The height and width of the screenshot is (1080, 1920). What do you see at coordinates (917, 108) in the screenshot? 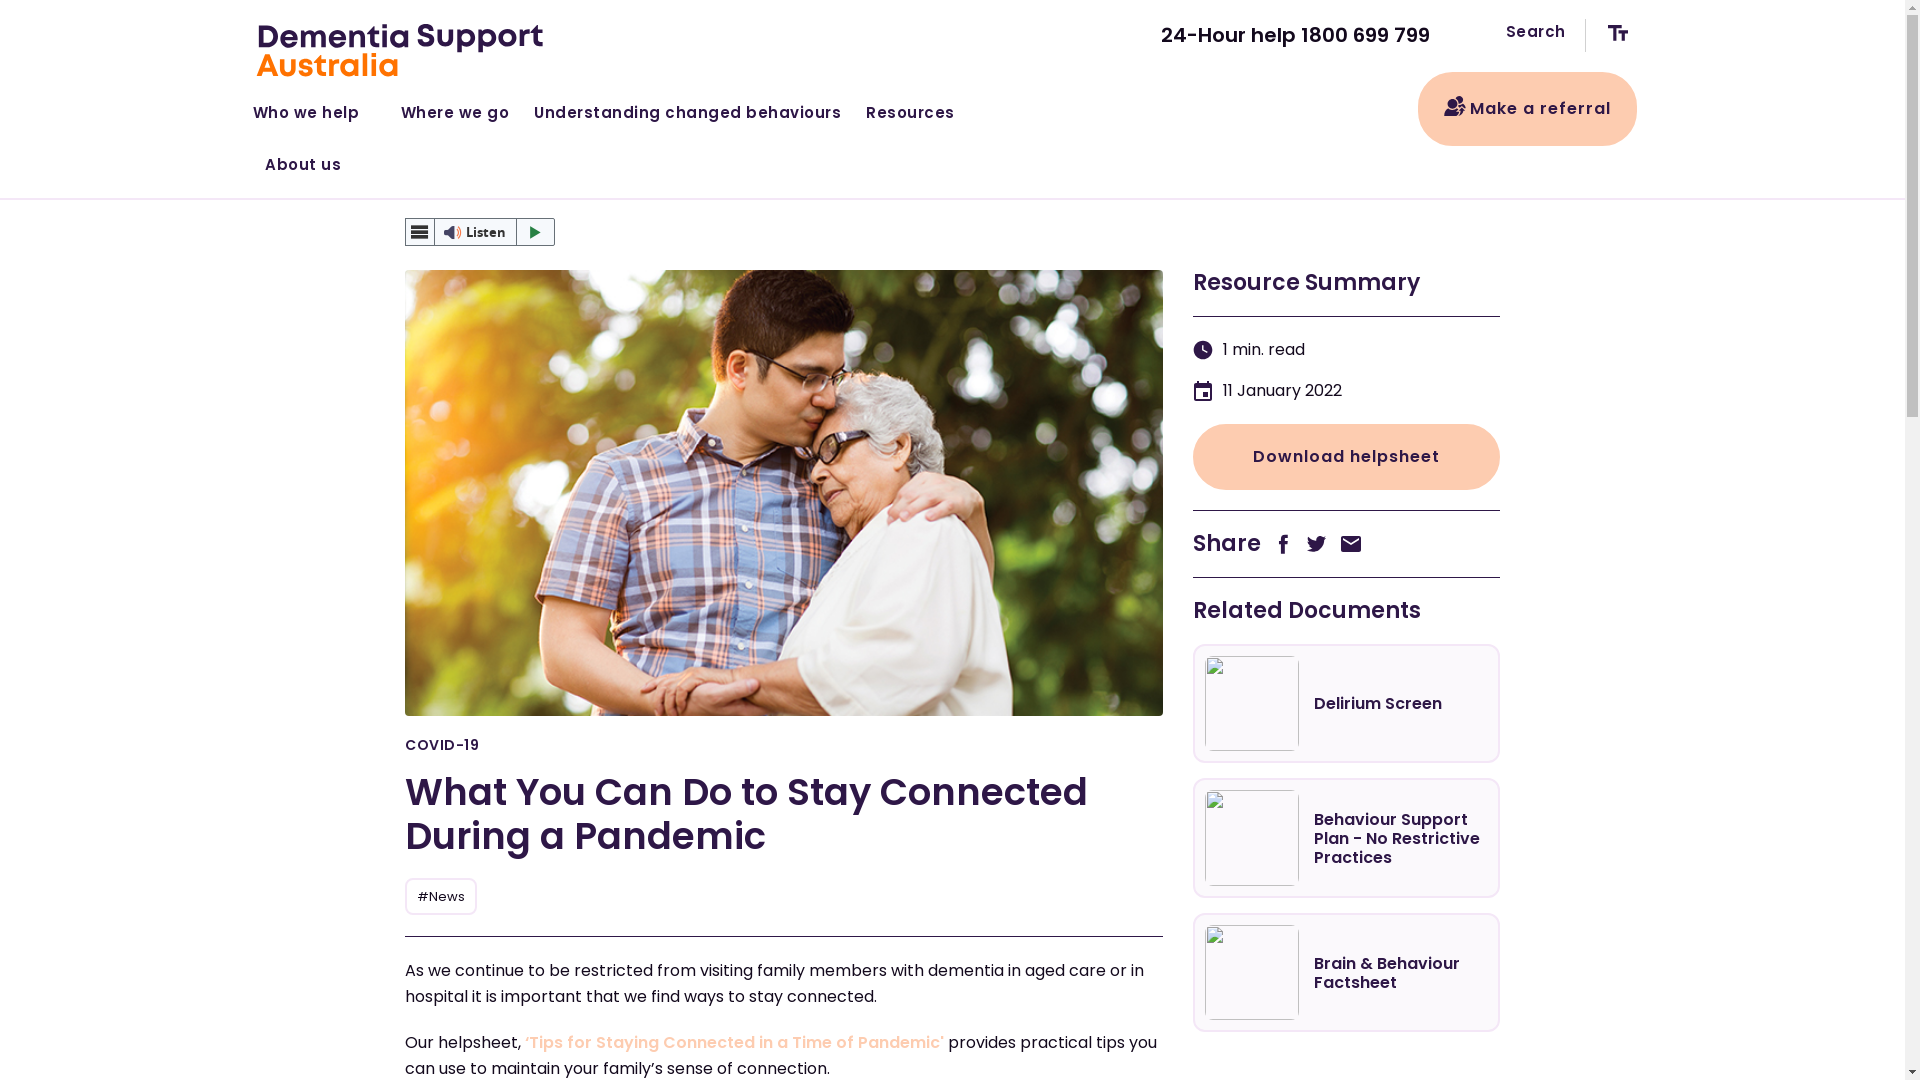
I see `'Resources'` at bounding box center [917, 108].